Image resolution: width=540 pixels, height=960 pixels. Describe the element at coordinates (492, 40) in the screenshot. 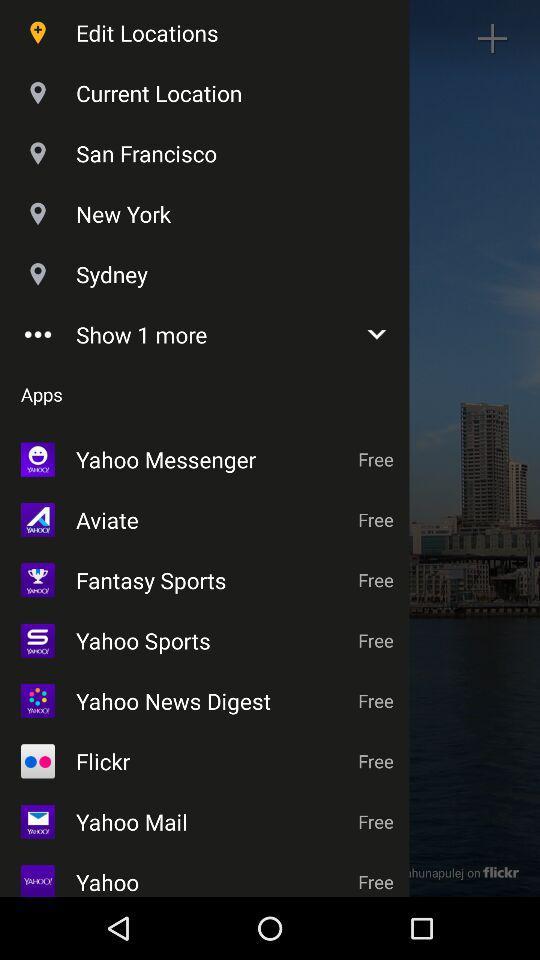

I see `the add icon` at that location.